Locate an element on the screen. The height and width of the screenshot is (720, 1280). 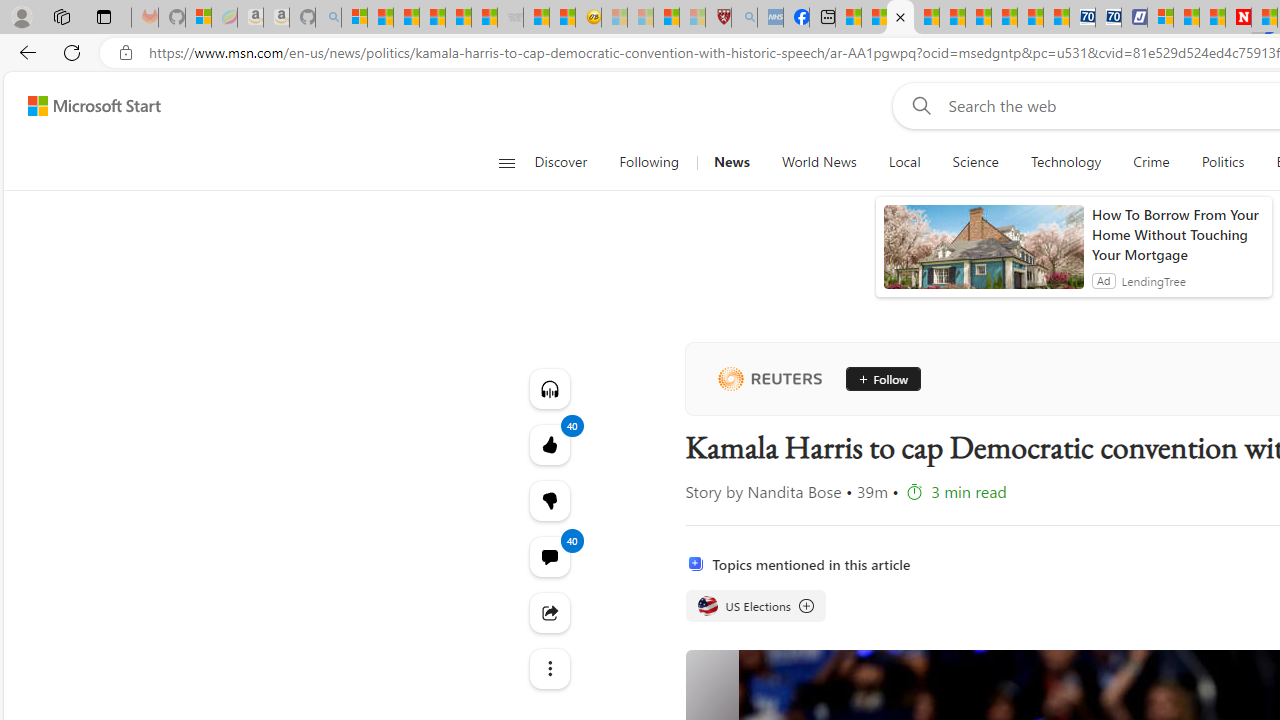
'40 Like' is located at coordinates (549, 443).